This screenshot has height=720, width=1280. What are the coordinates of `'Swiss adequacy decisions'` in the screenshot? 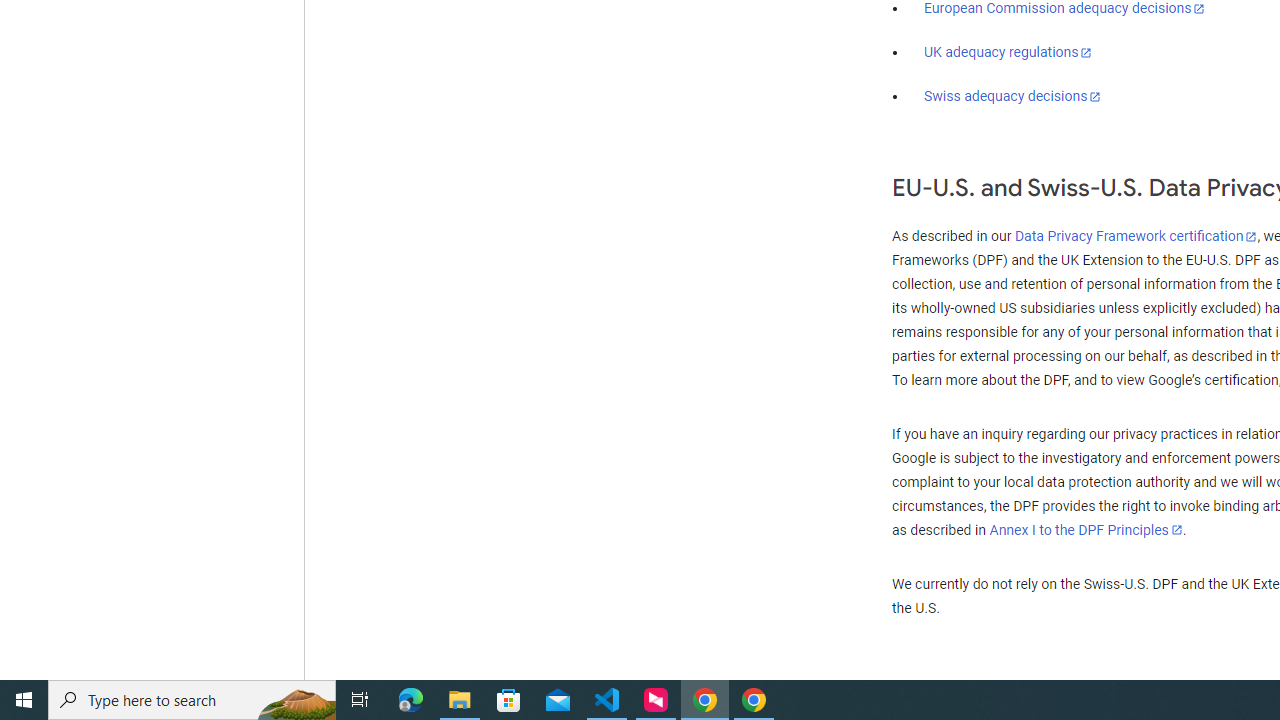 It's located at (1013, 96).